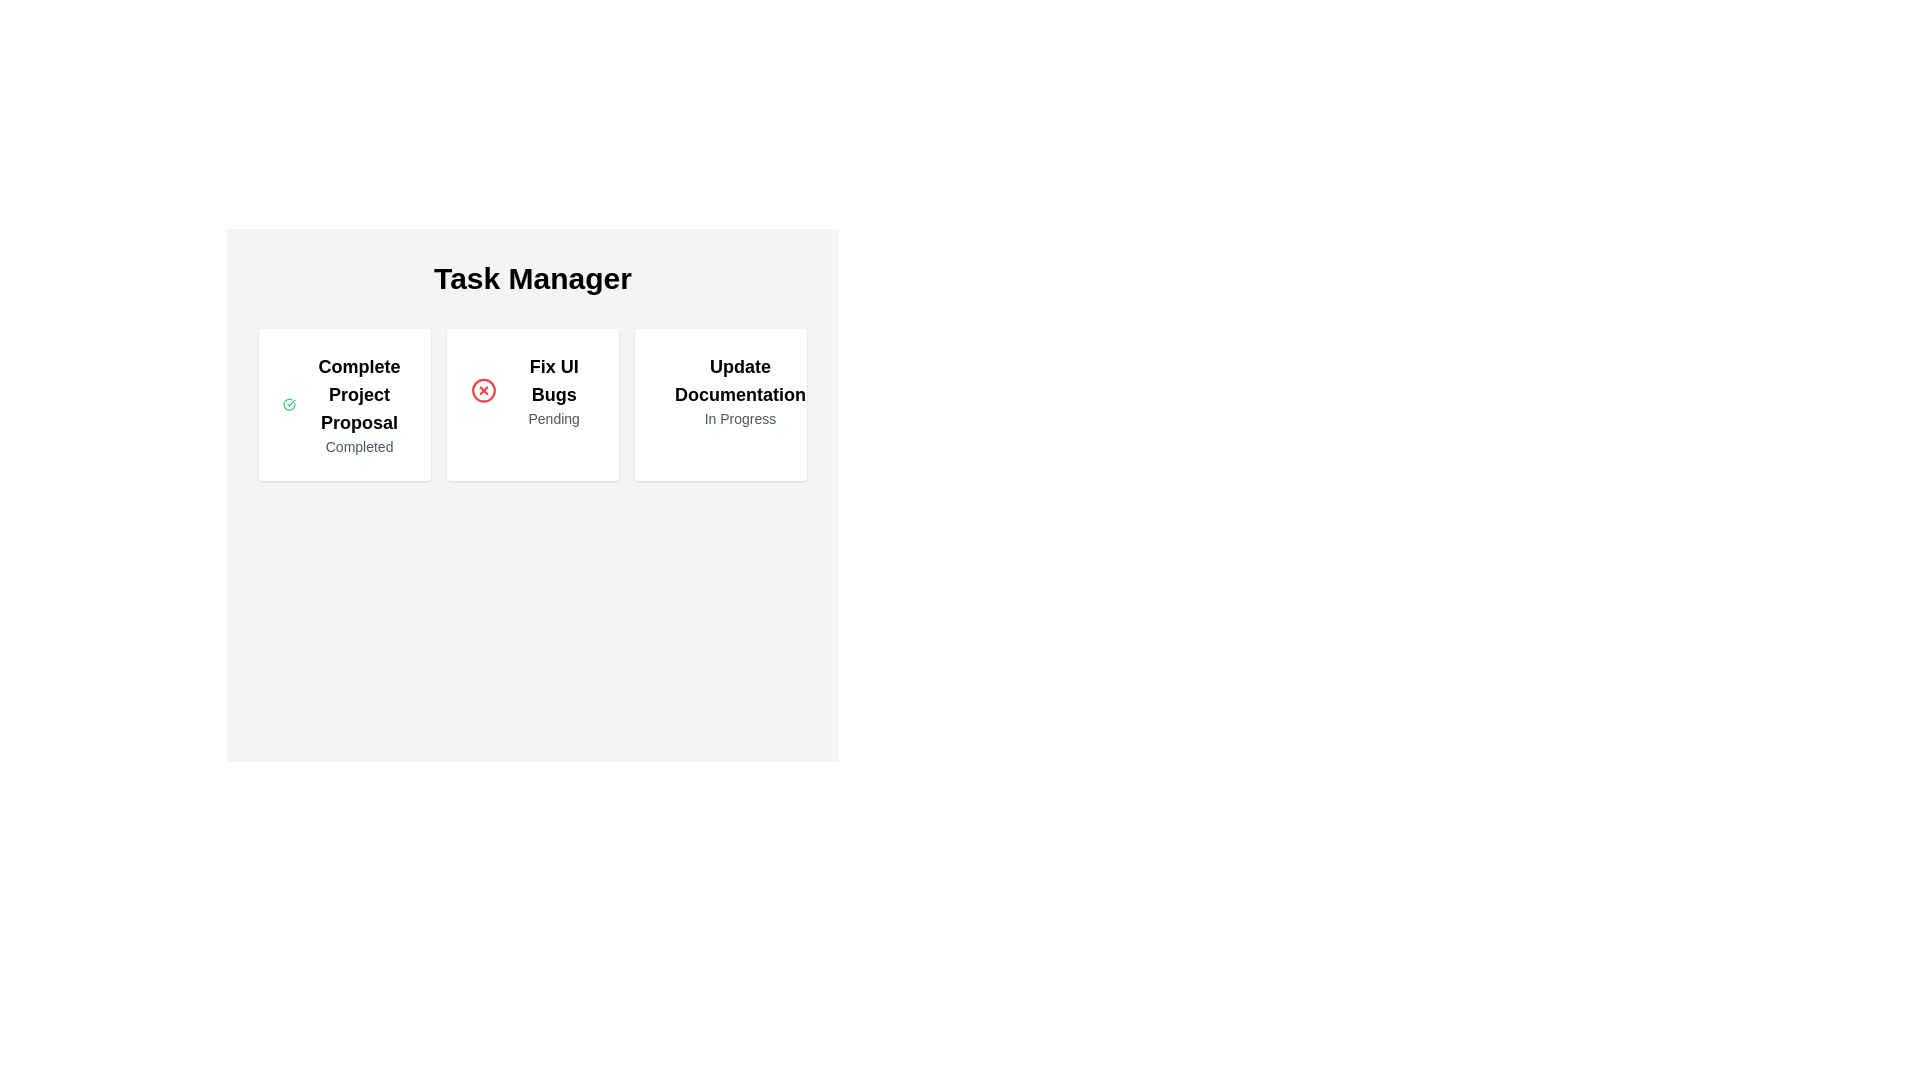 This screenshot has height=1080, width=1920. Describe the element at coordinates (288, 405) in the screenshot. I see `the green checkmark SVG icon within the 'Complete Project Proposal - Completed' content block, located at the leftmost side of the task items under the 'Task Manager' heading` at that location.